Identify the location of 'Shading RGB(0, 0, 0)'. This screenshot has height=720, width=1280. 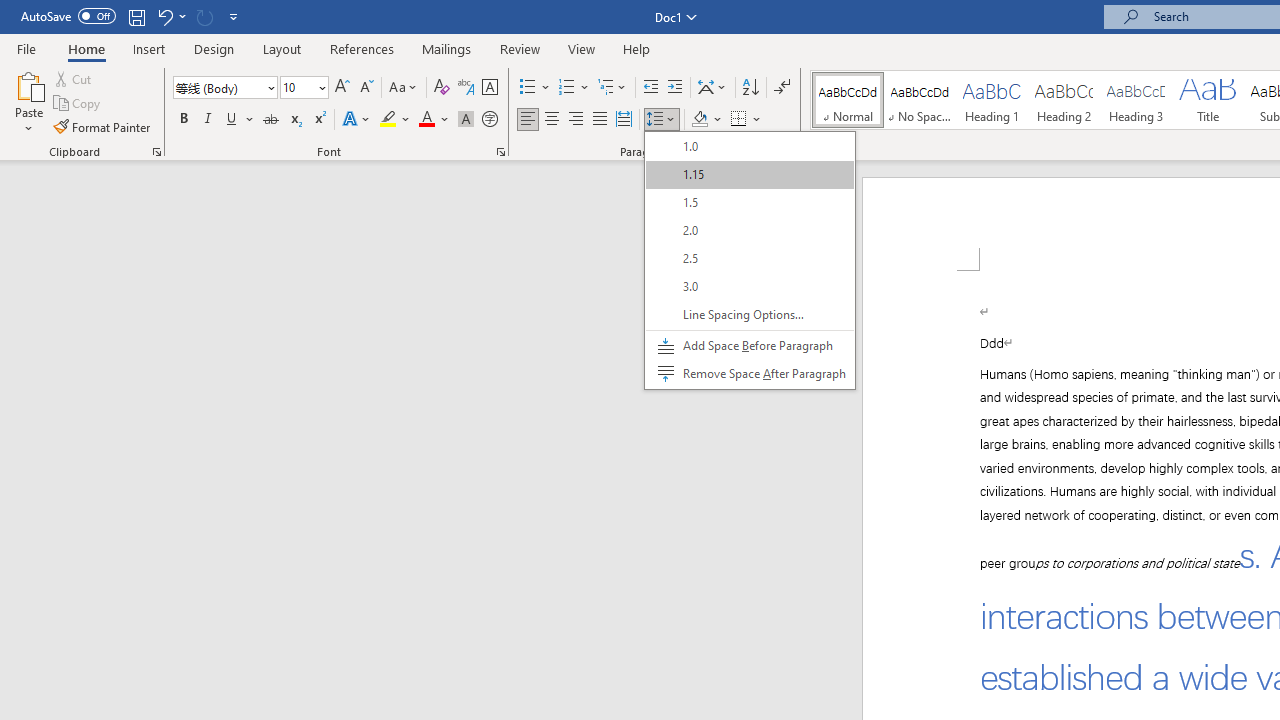
(699, 119).